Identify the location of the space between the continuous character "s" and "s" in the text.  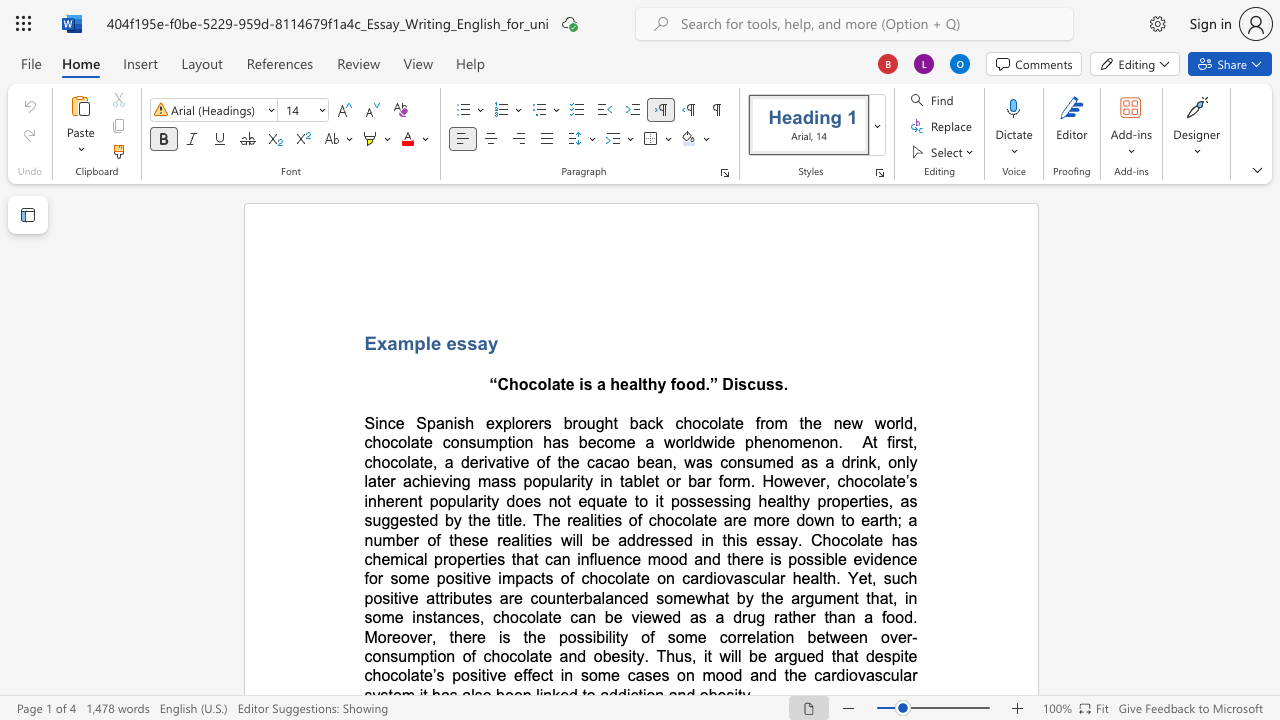
(466, 342).